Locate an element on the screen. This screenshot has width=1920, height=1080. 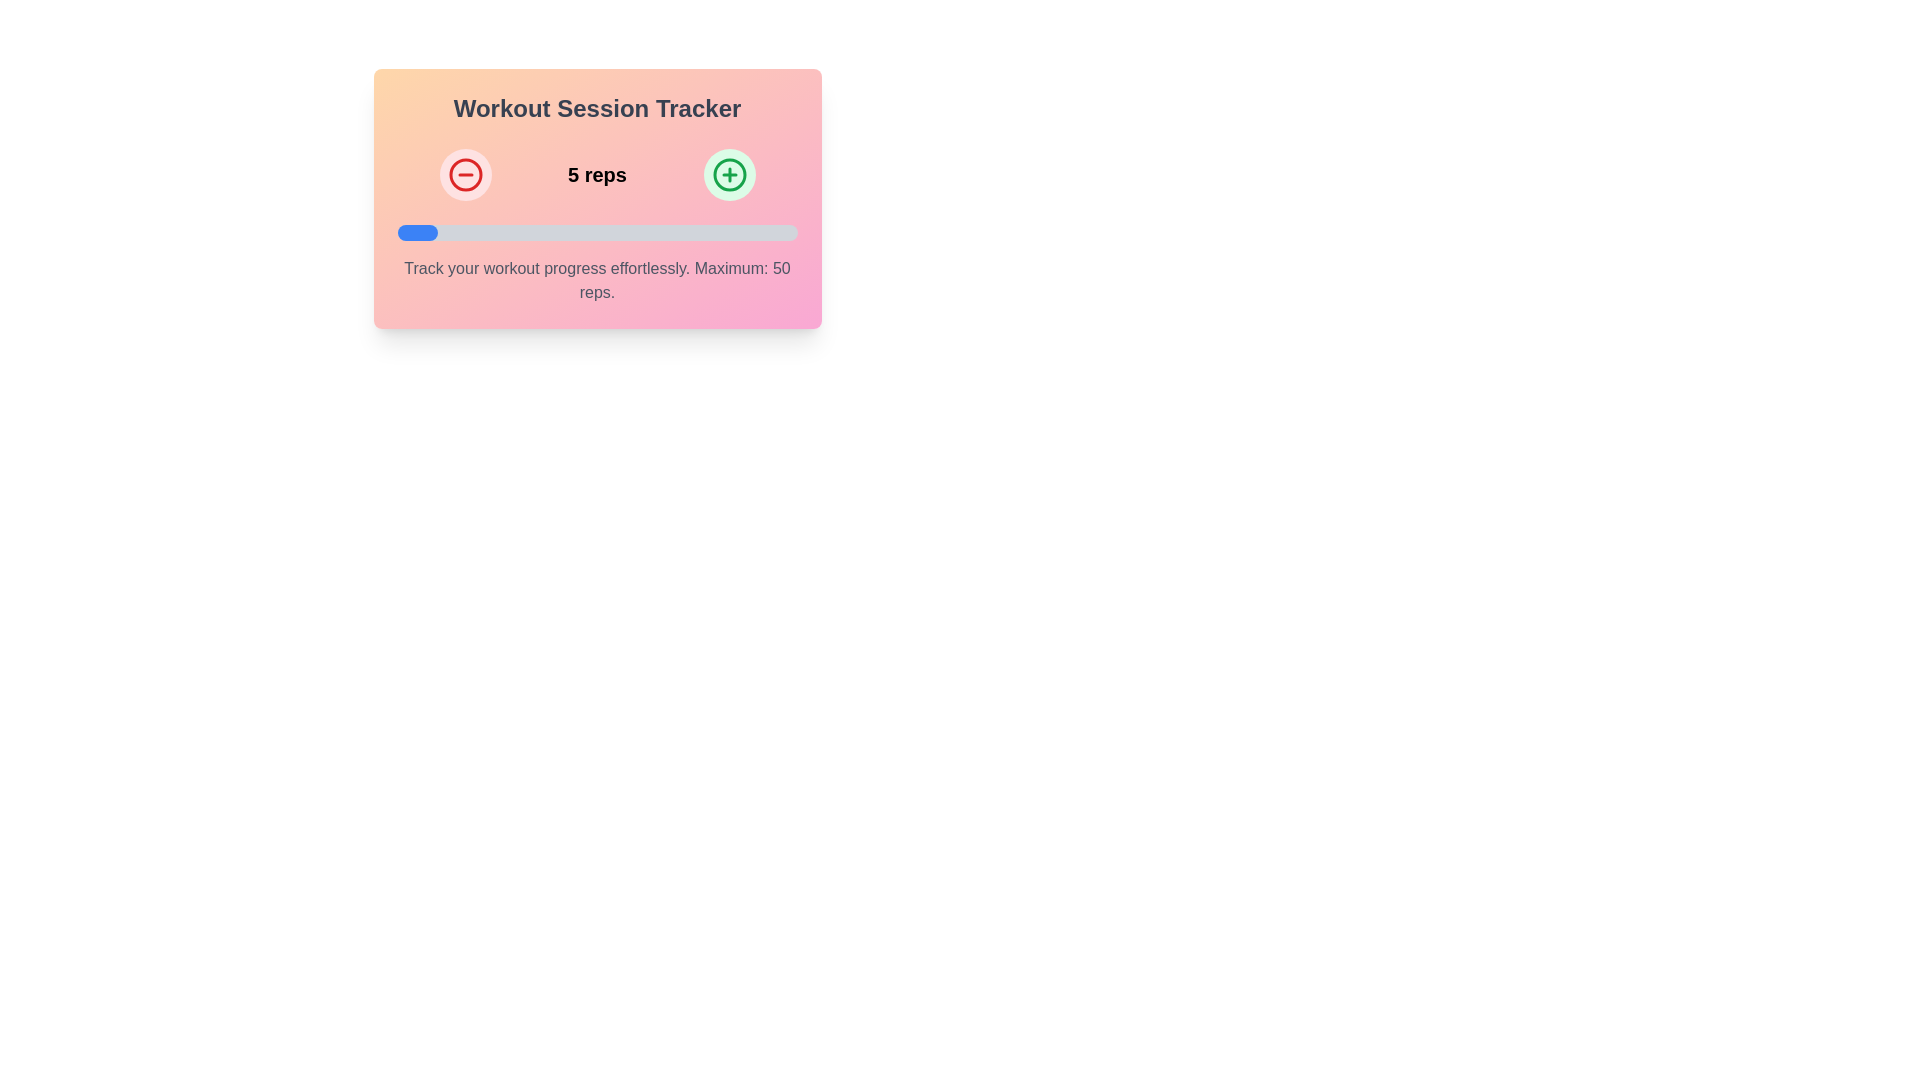
slider progress is located at coordinates (709, 231).